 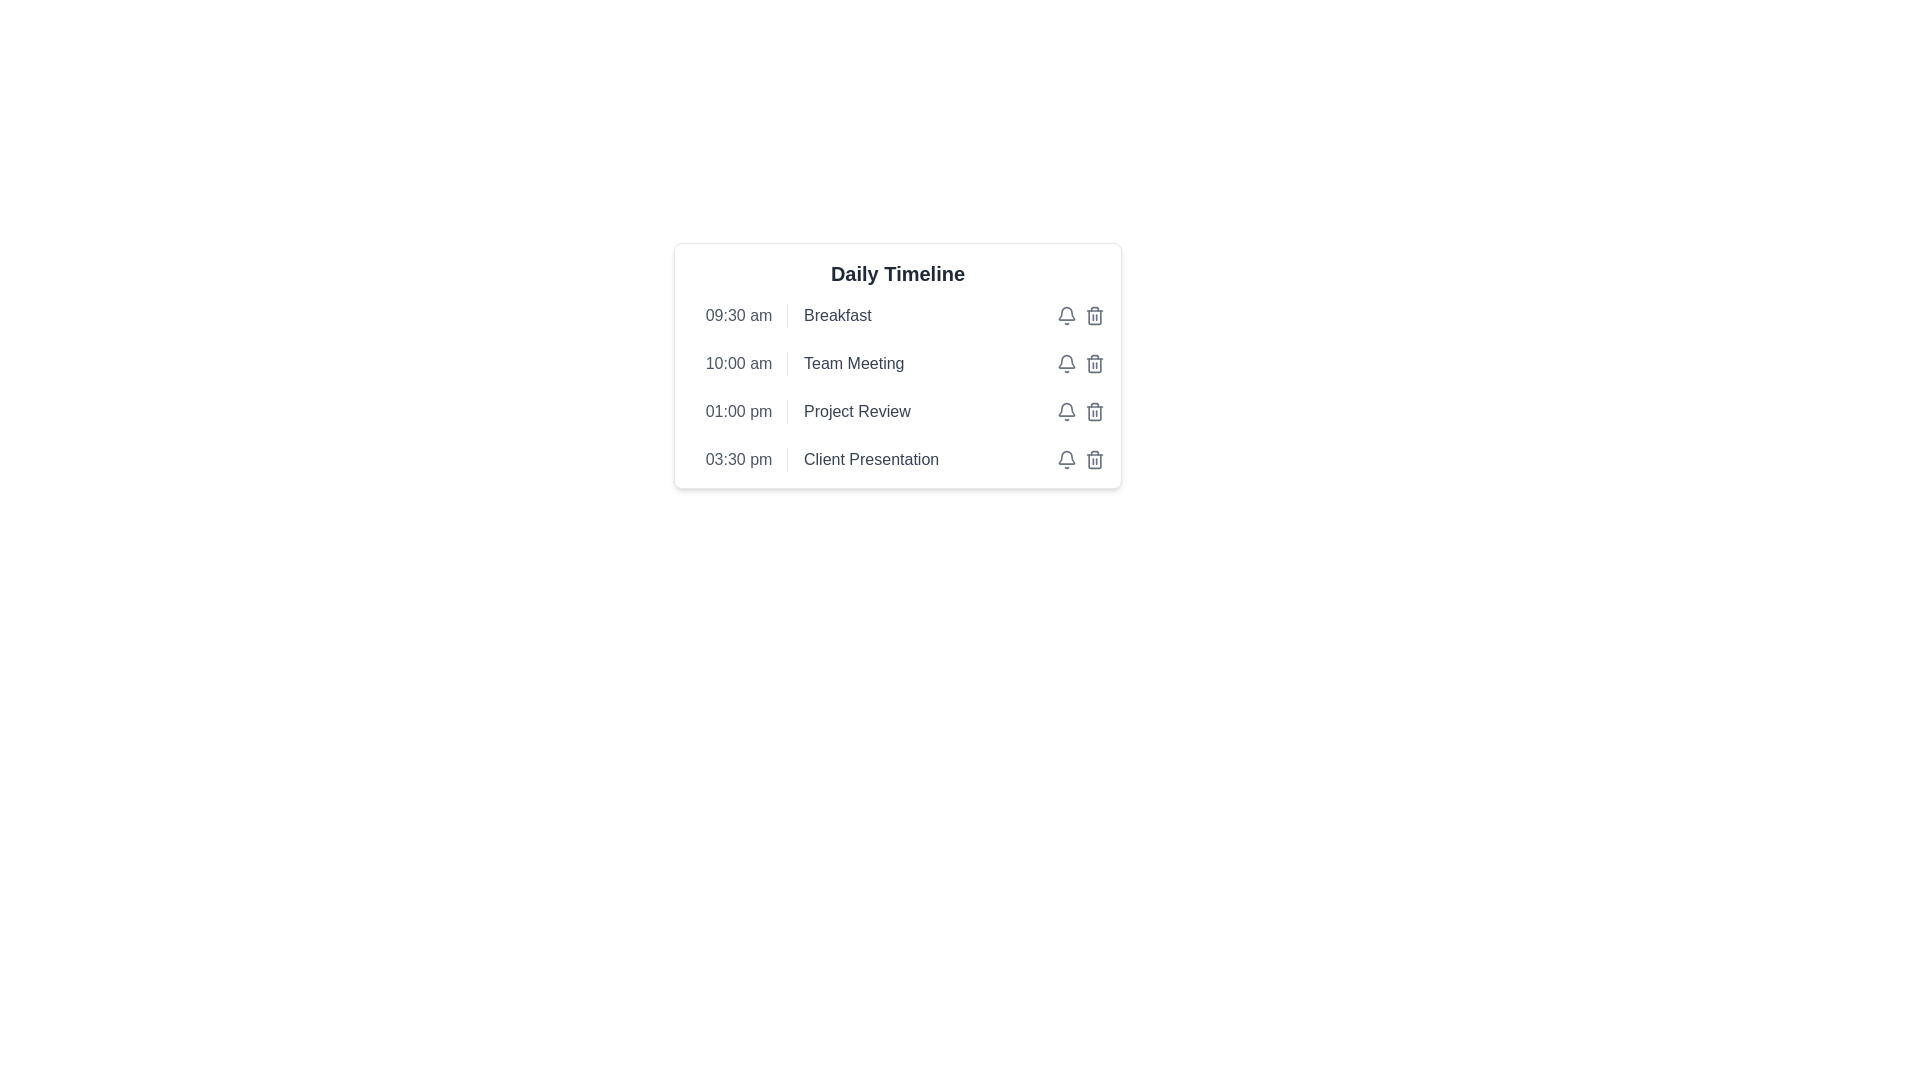 I want to click on the time indicator text label located in the left section of the fourth row in the timeline component, under the '01:00 pm' entry, so click(x=738, y=459).